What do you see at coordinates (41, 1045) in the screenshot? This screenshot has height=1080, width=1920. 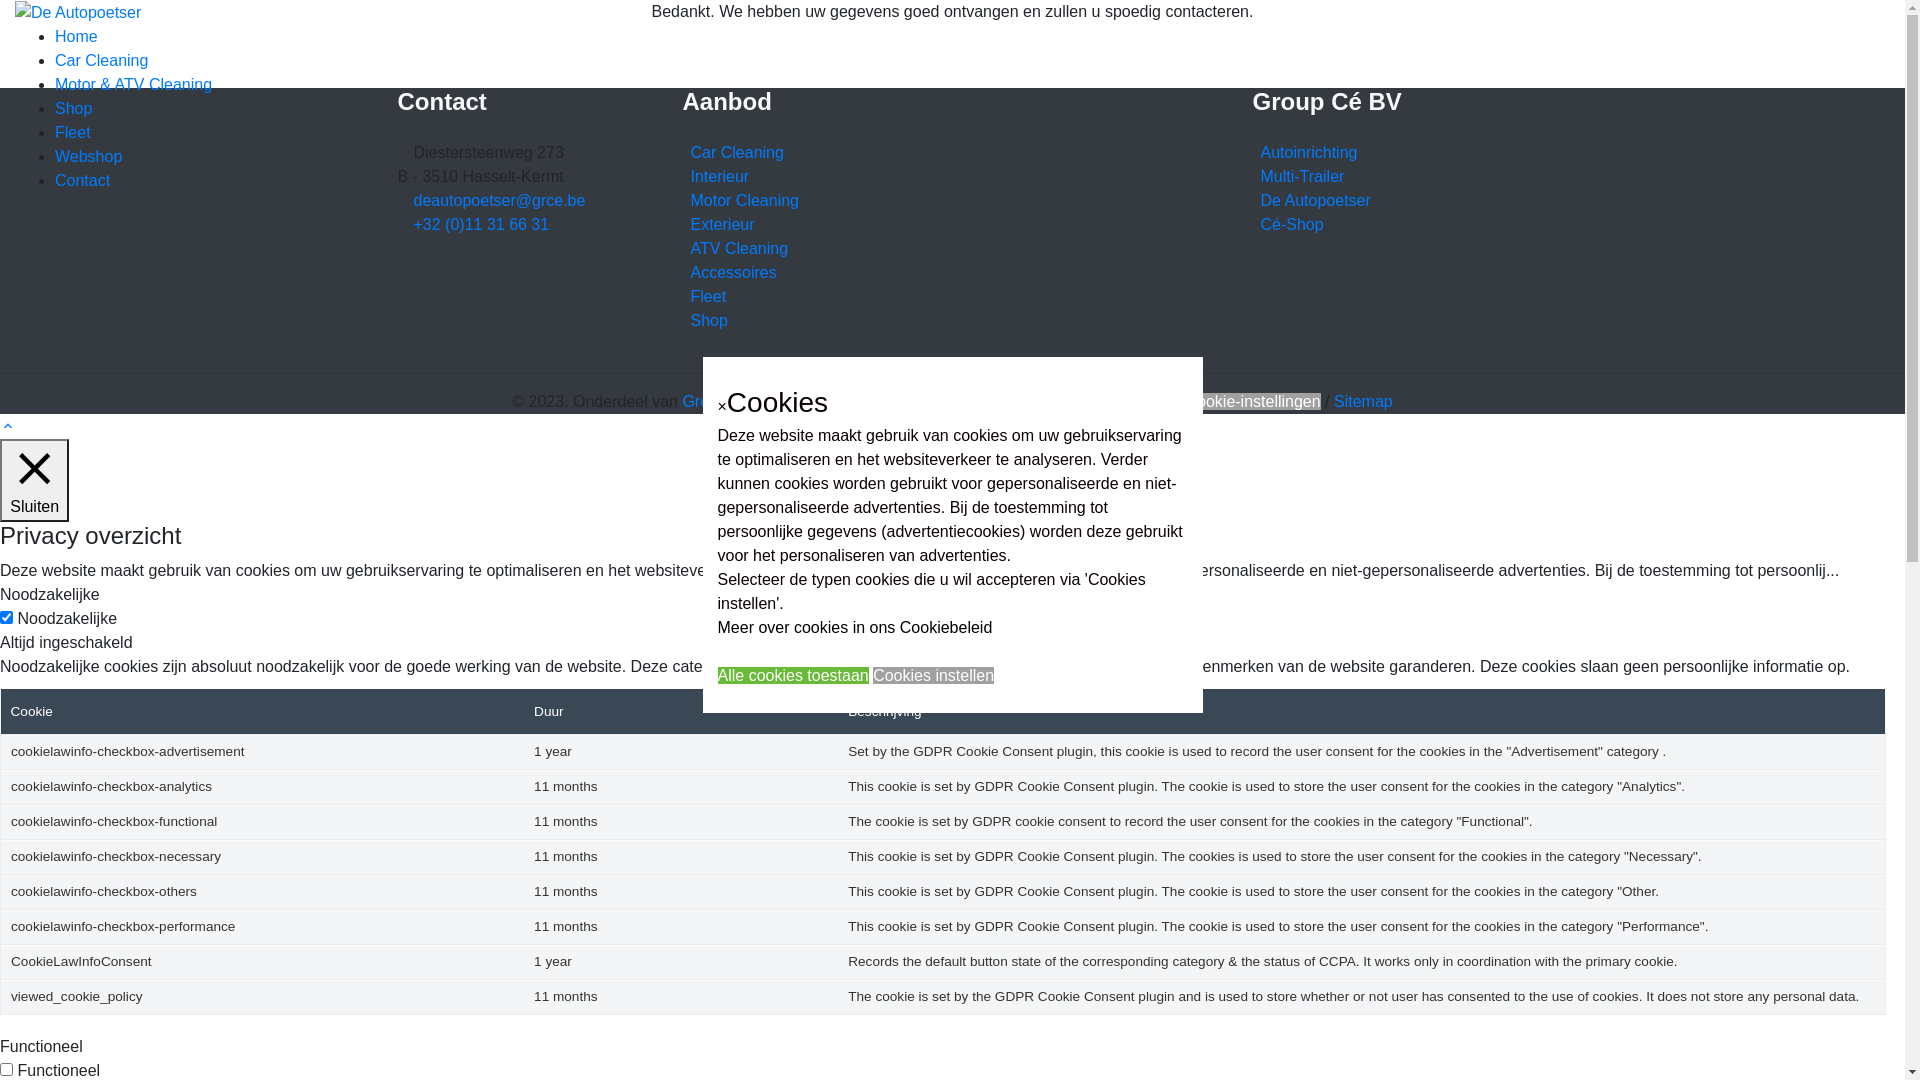 I see `'Functioneel'` at bounding box center [41, 1045].